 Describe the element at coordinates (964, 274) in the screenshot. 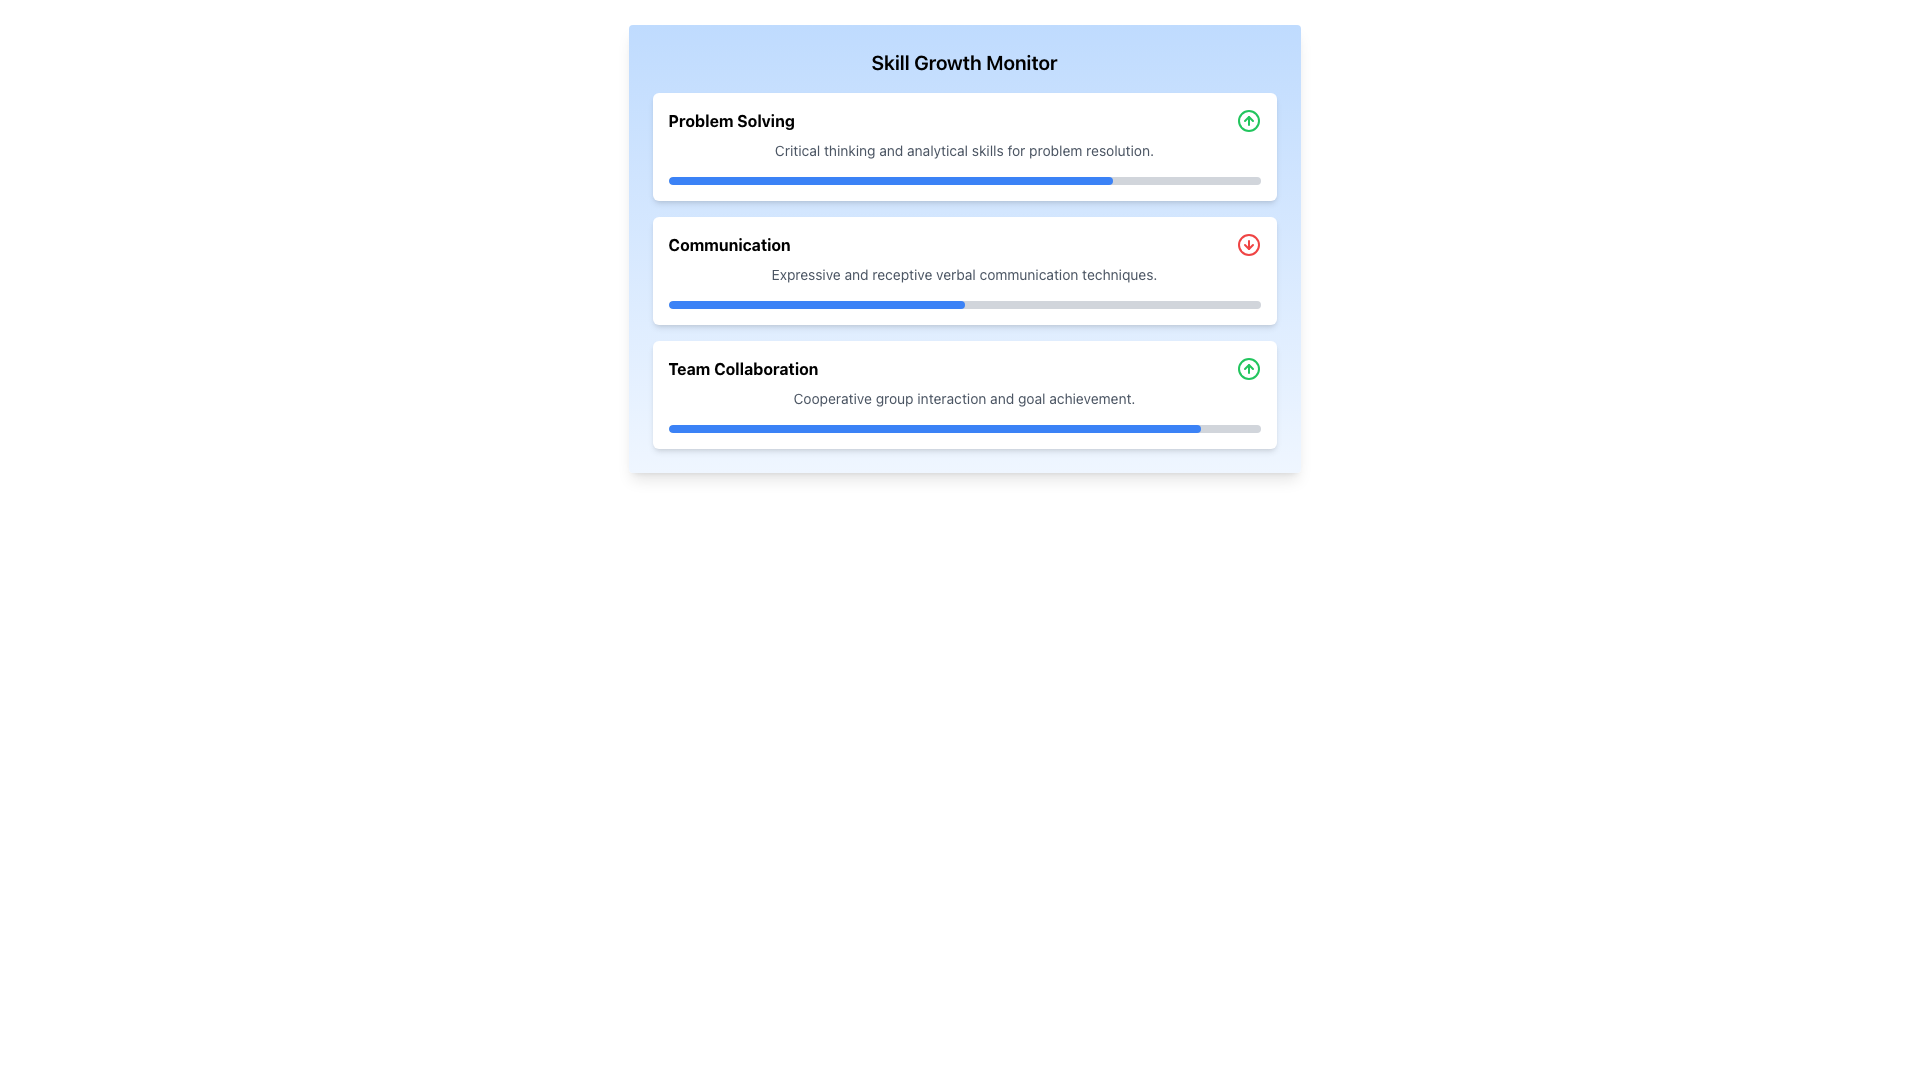

I see `text element containing 'Expressive and receptive verbal communication techniques.' located in the 'Communication' section, beneath the section title` at that location.